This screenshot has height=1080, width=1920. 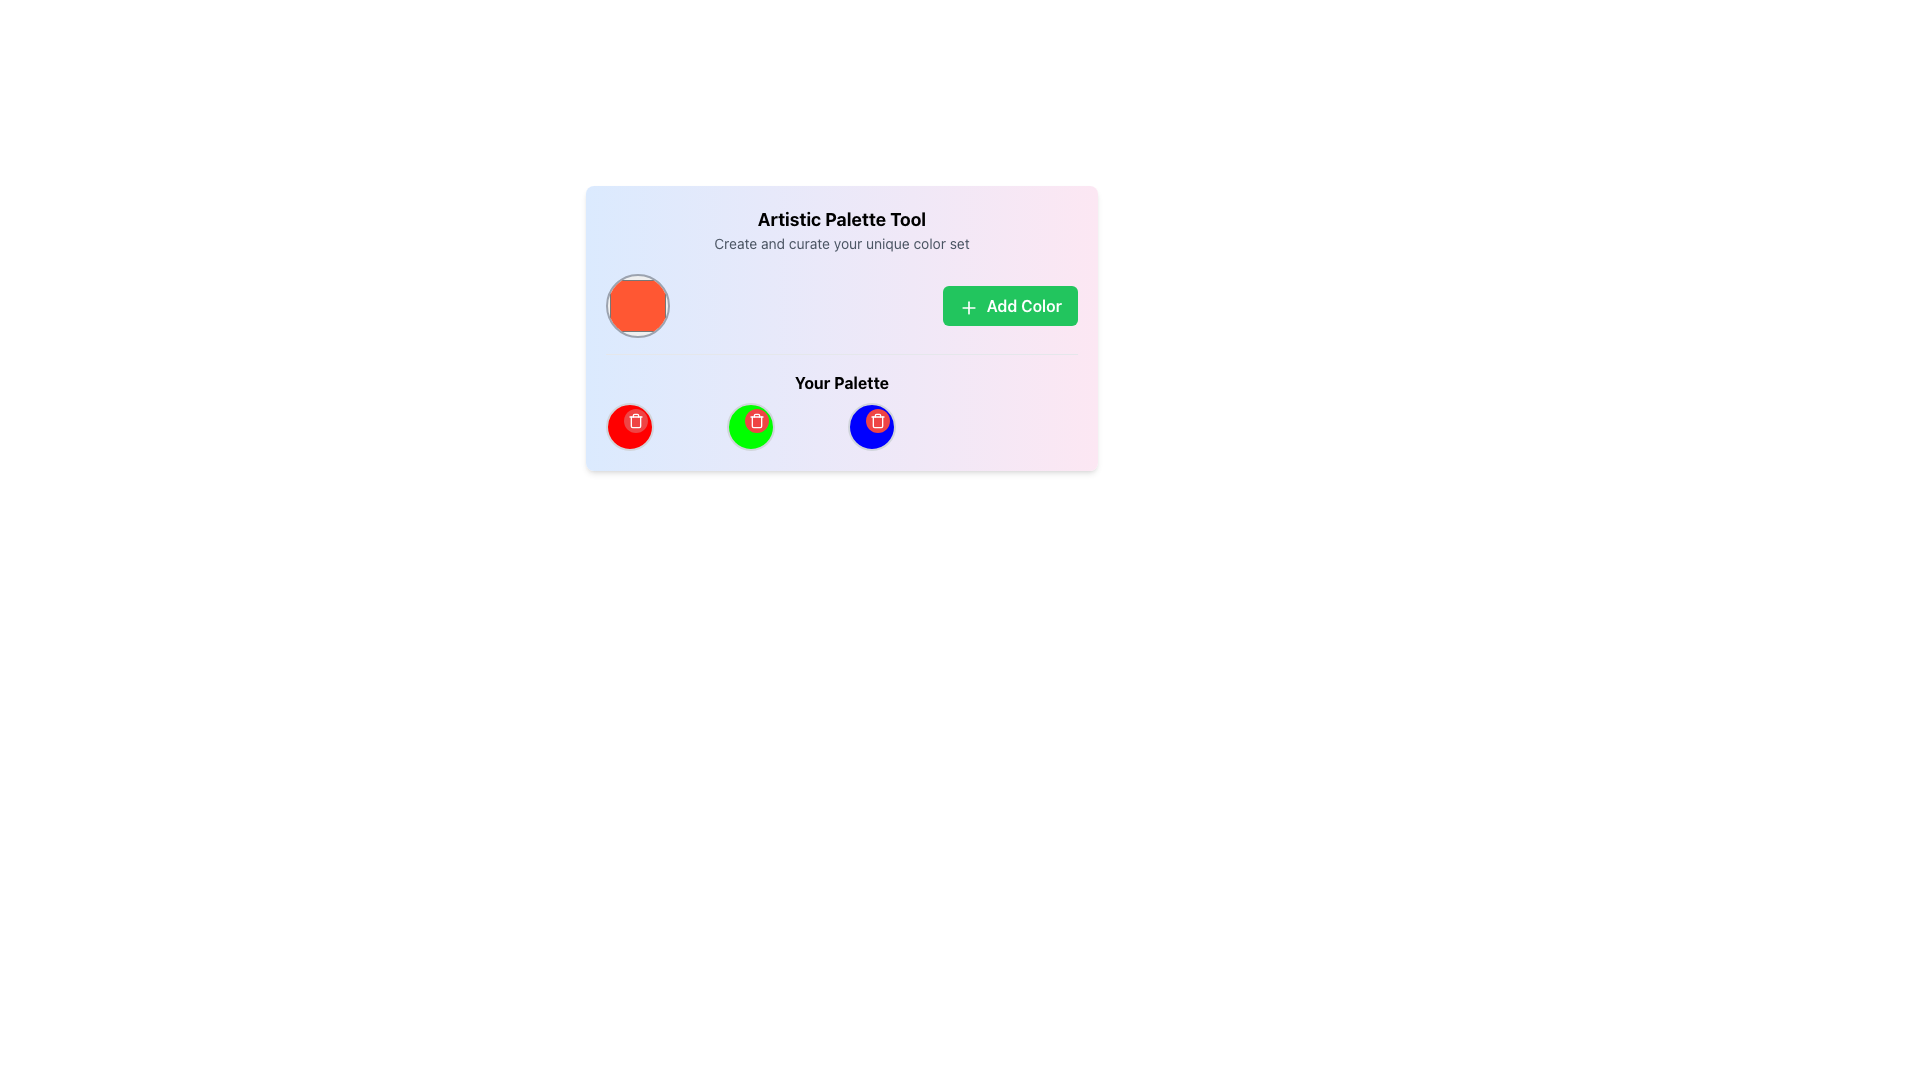 What do you see at coordinates (1009, 305) in the screenshot?
I see `the green 'Add Color' button with a white plus icon` at bounding box center [1009, 305].